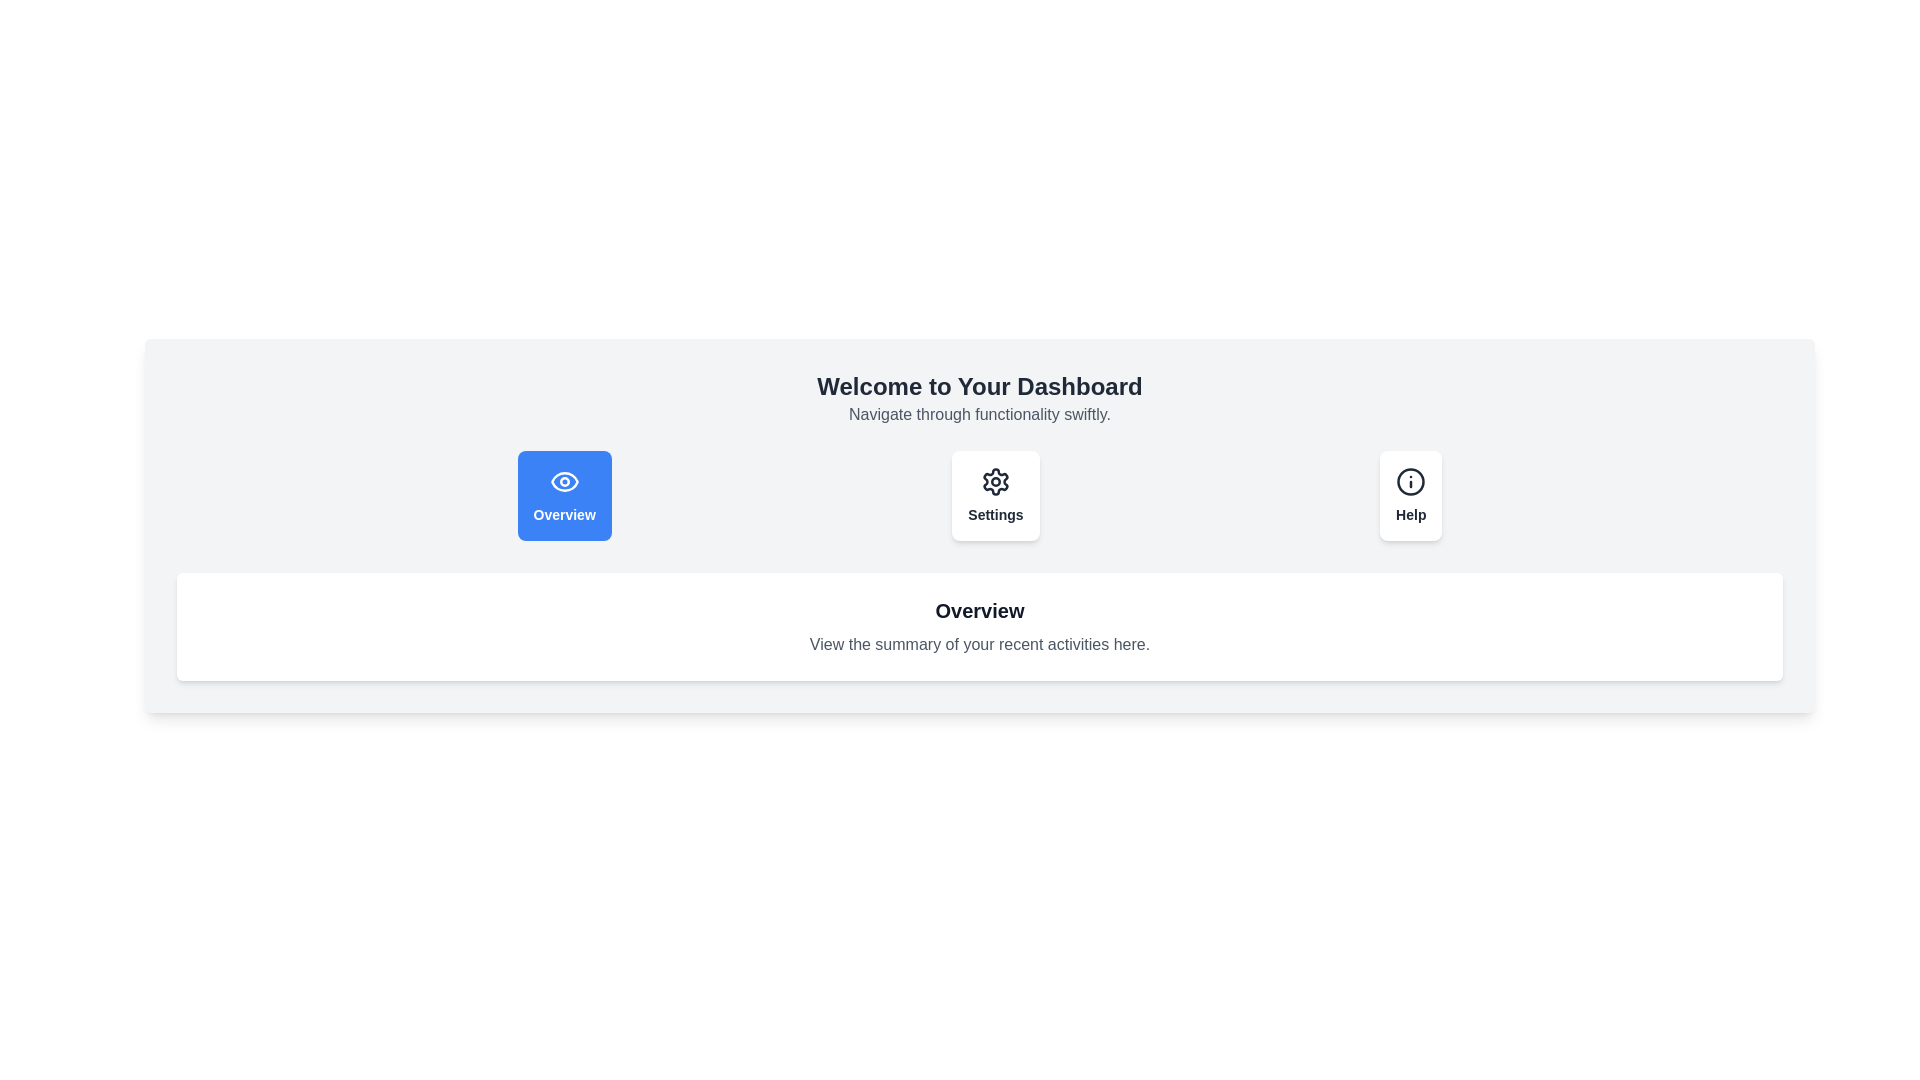 This screenshot has height=1080, width=1920. What do you see at coordinates (995, 514) in the screenshot?
I see `the text label that describes the settings button, located centrally below the gear-shaped icon in the right-middle of the dashboard's row of components` at bounding box center [995, 514].